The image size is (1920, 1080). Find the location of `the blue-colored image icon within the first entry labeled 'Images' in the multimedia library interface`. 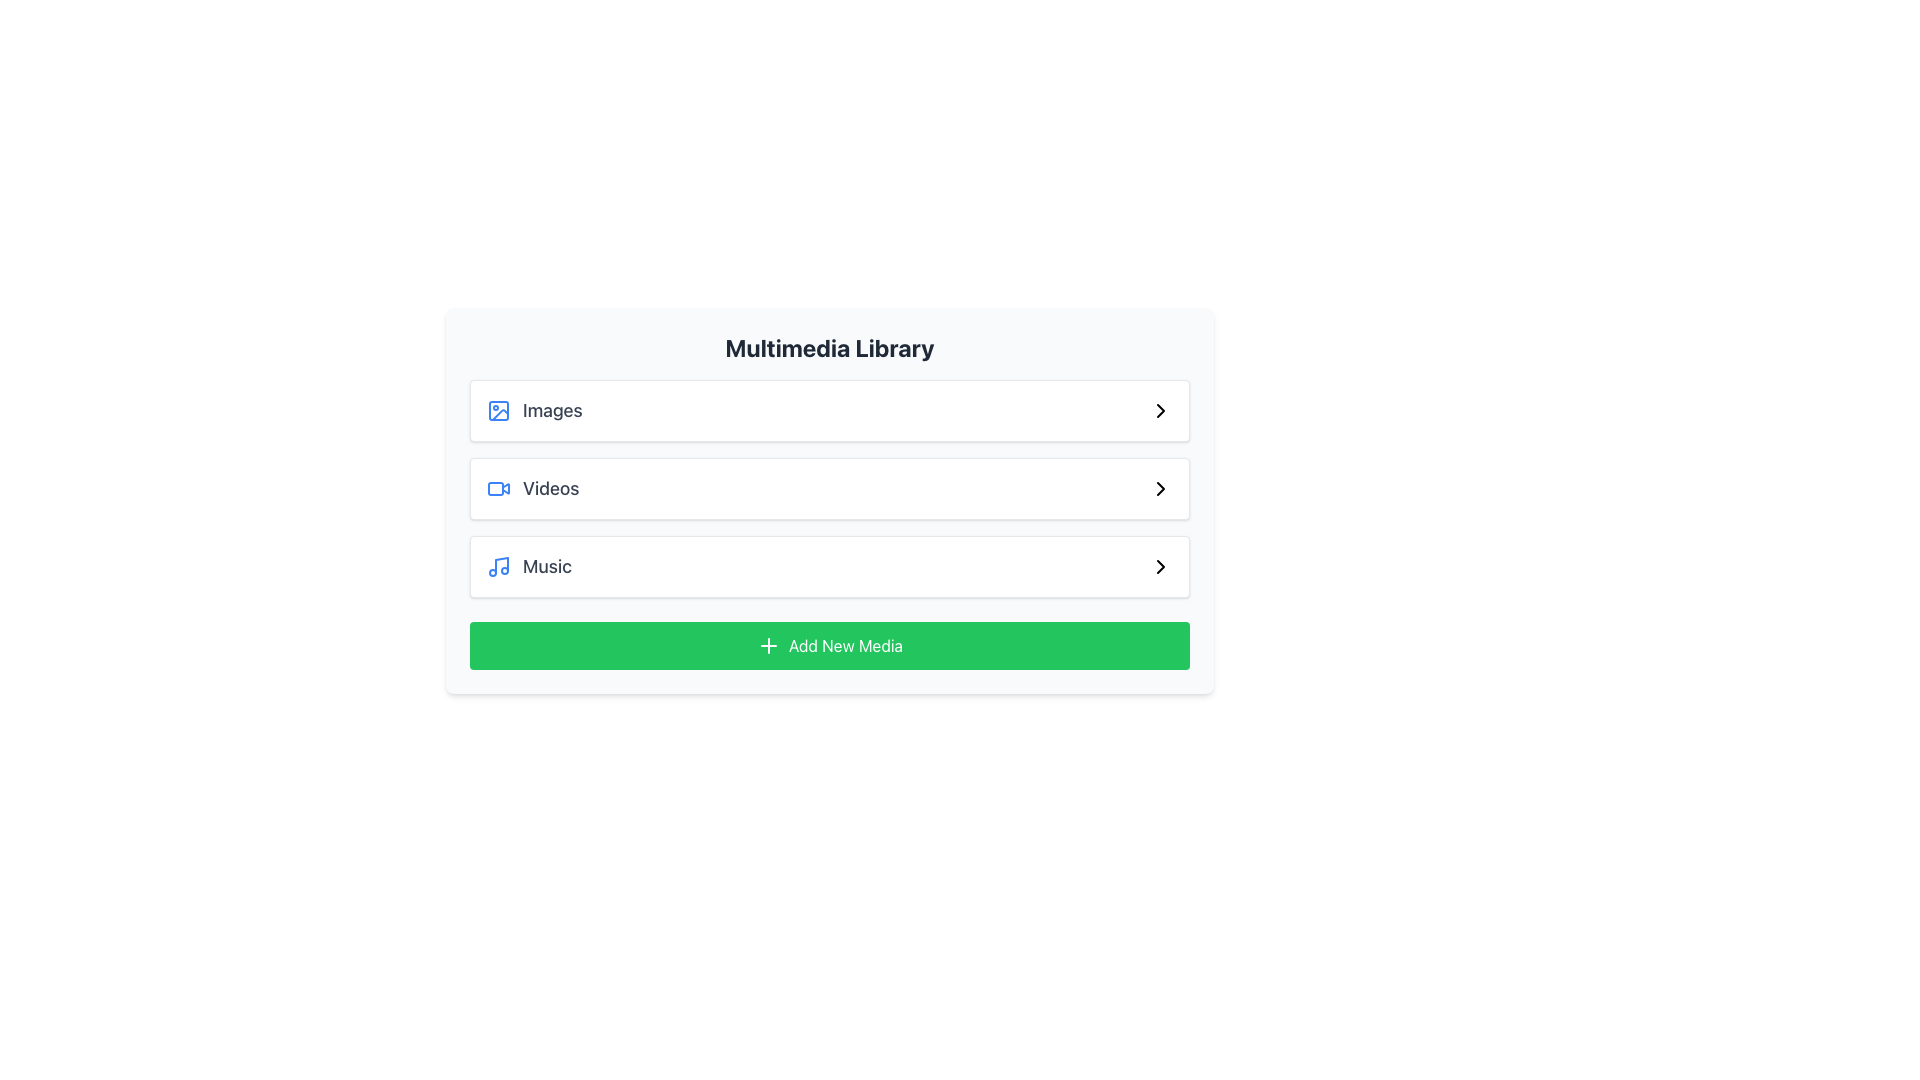

the blue-colored image icon within the first entry labeled 'Images' in the multimedia library interface is located at coordinates (499, 410).